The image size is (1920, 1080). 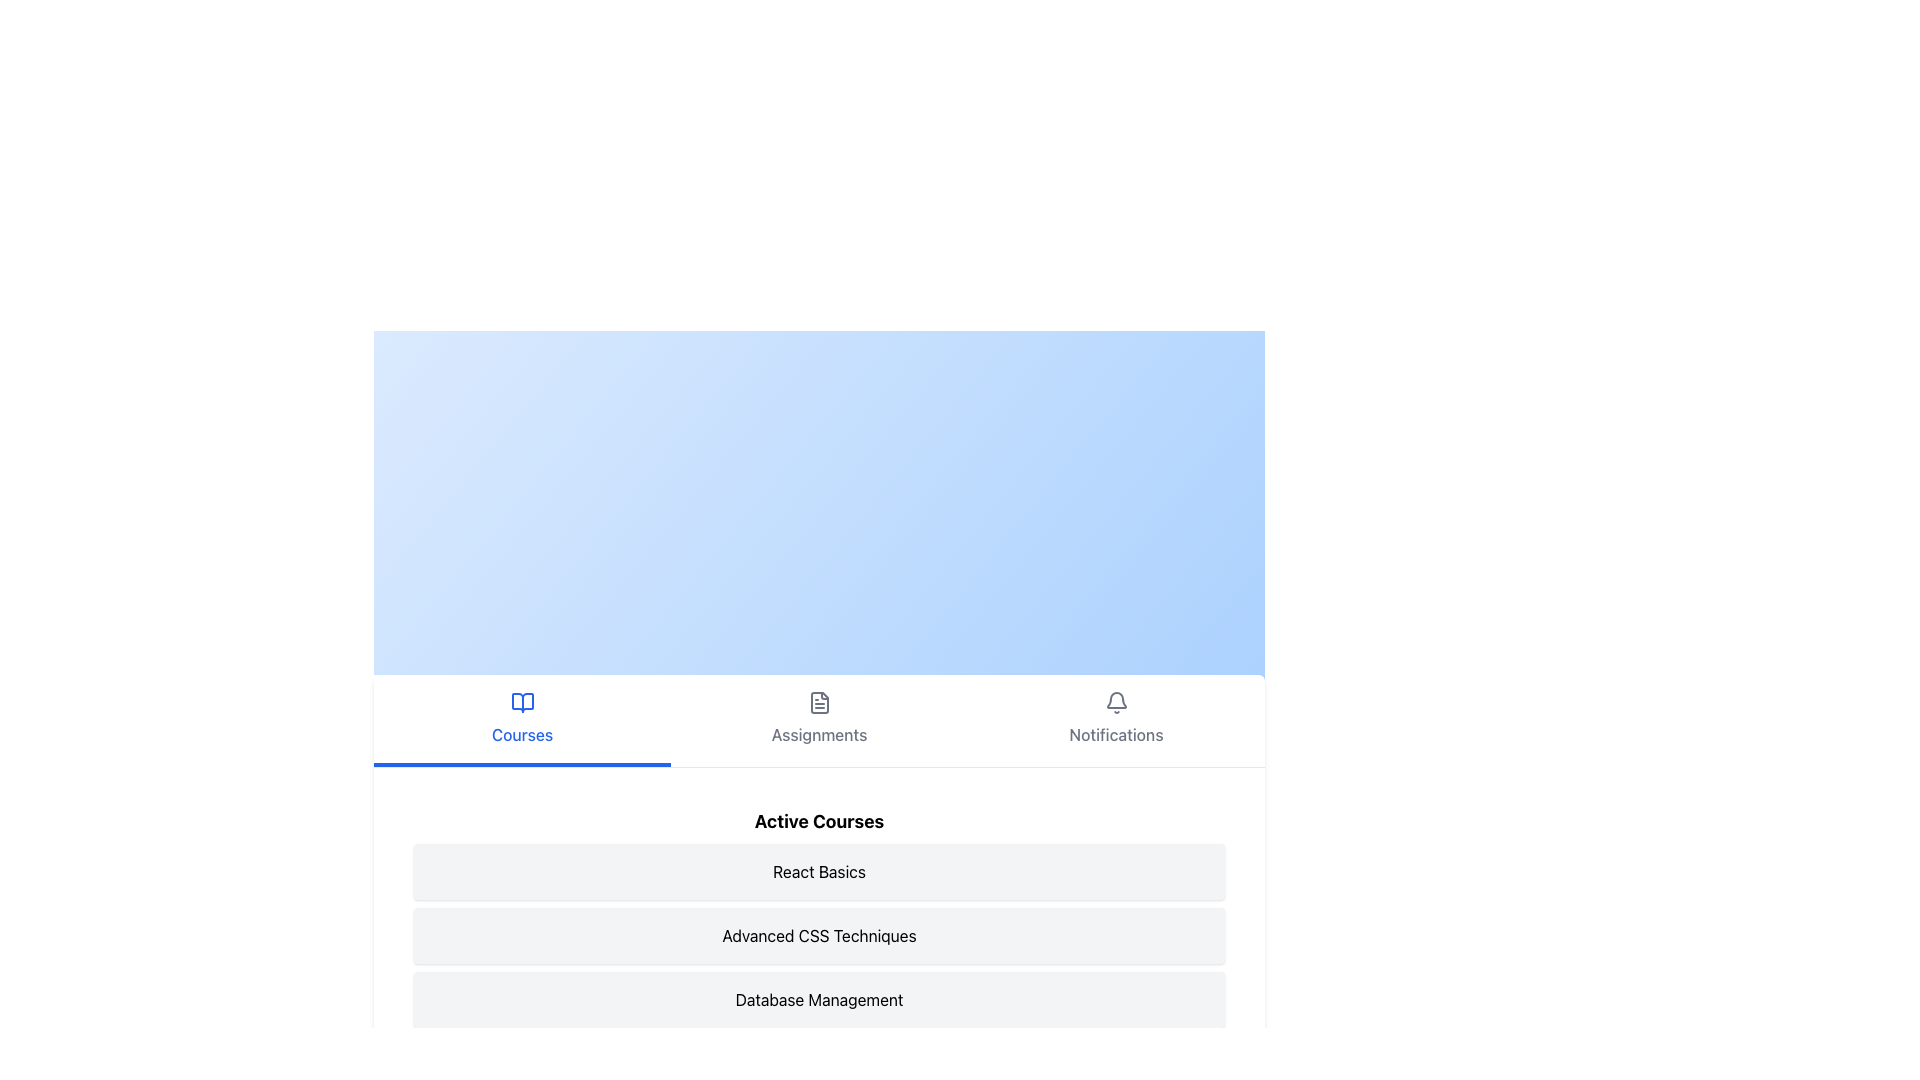 I want to click on the 'Advanced CSS Techniques' course card, which is the second item in the 'Active Courses' section, so click(x=819, y=917).